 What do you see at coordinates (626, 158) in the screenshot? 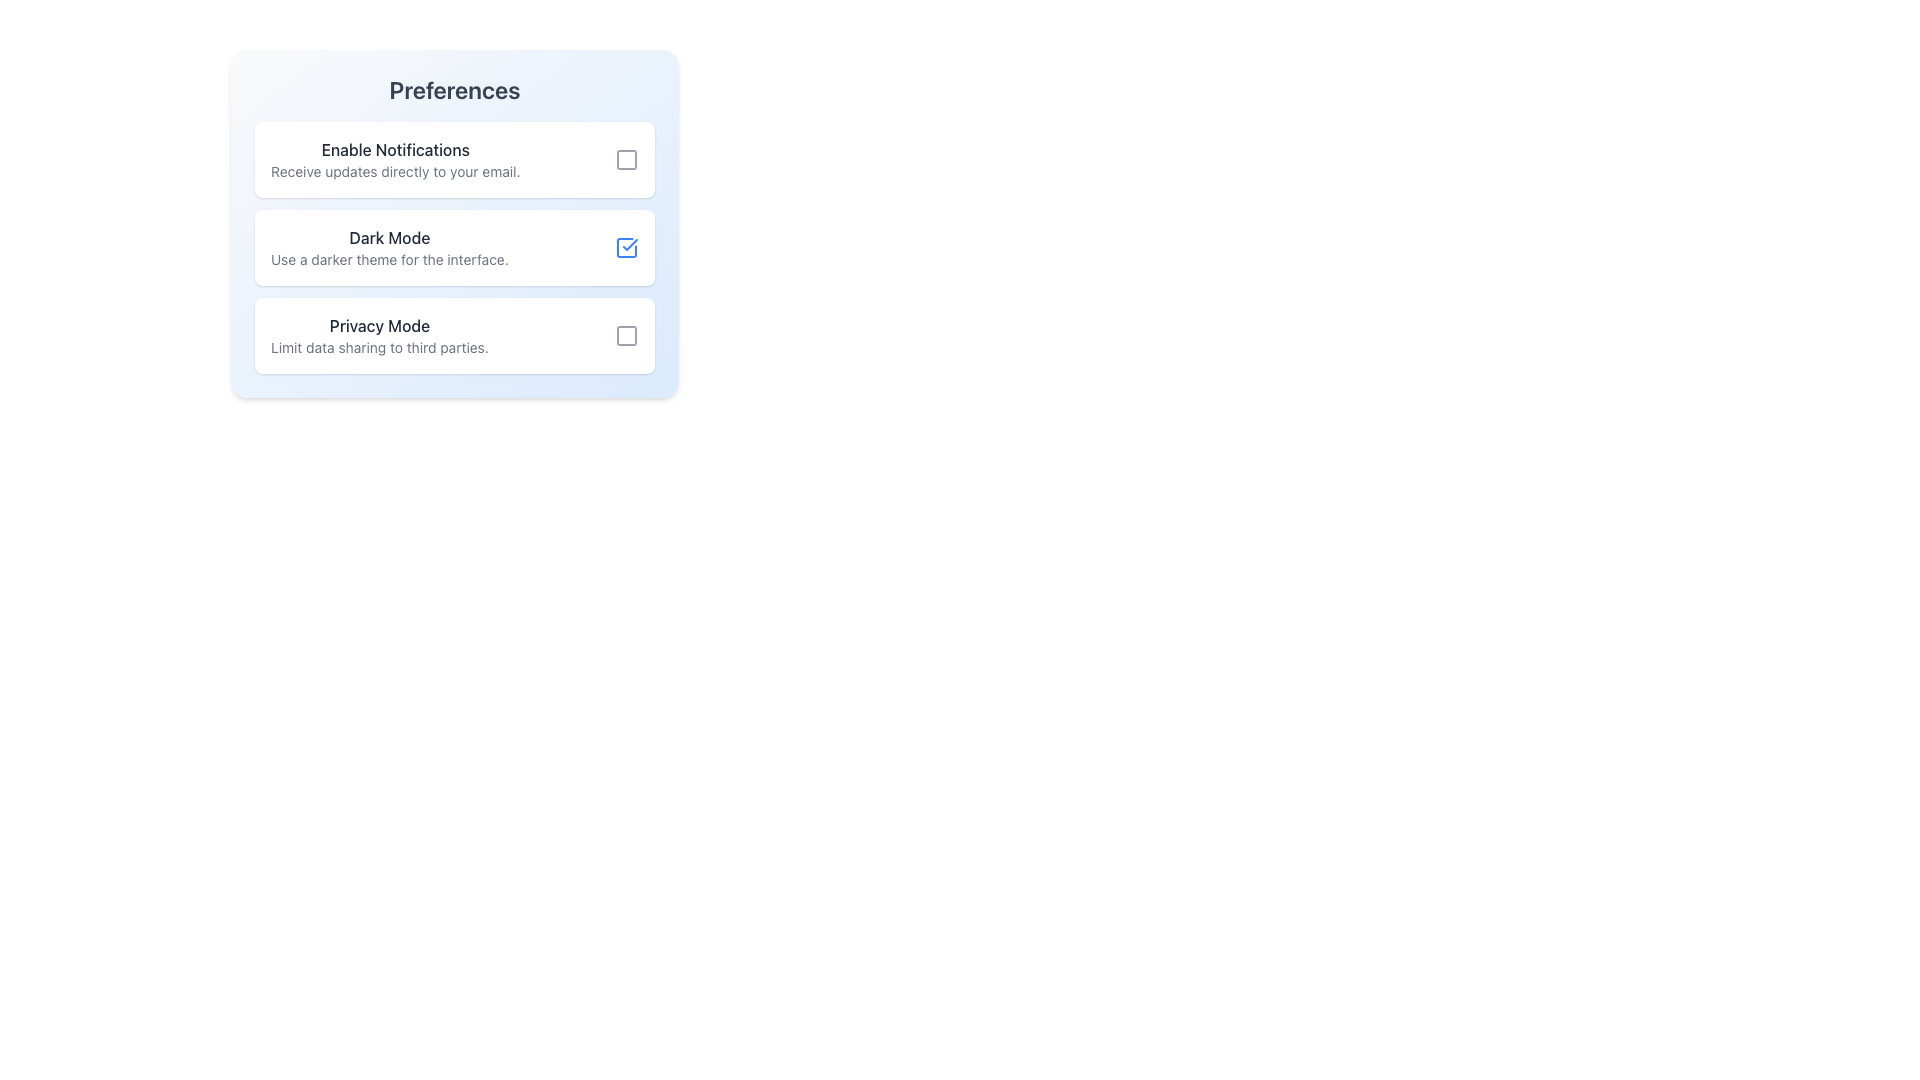
I see `the square-shaped icon for 'Enable Notifications'` at bounding box center [626, 158].